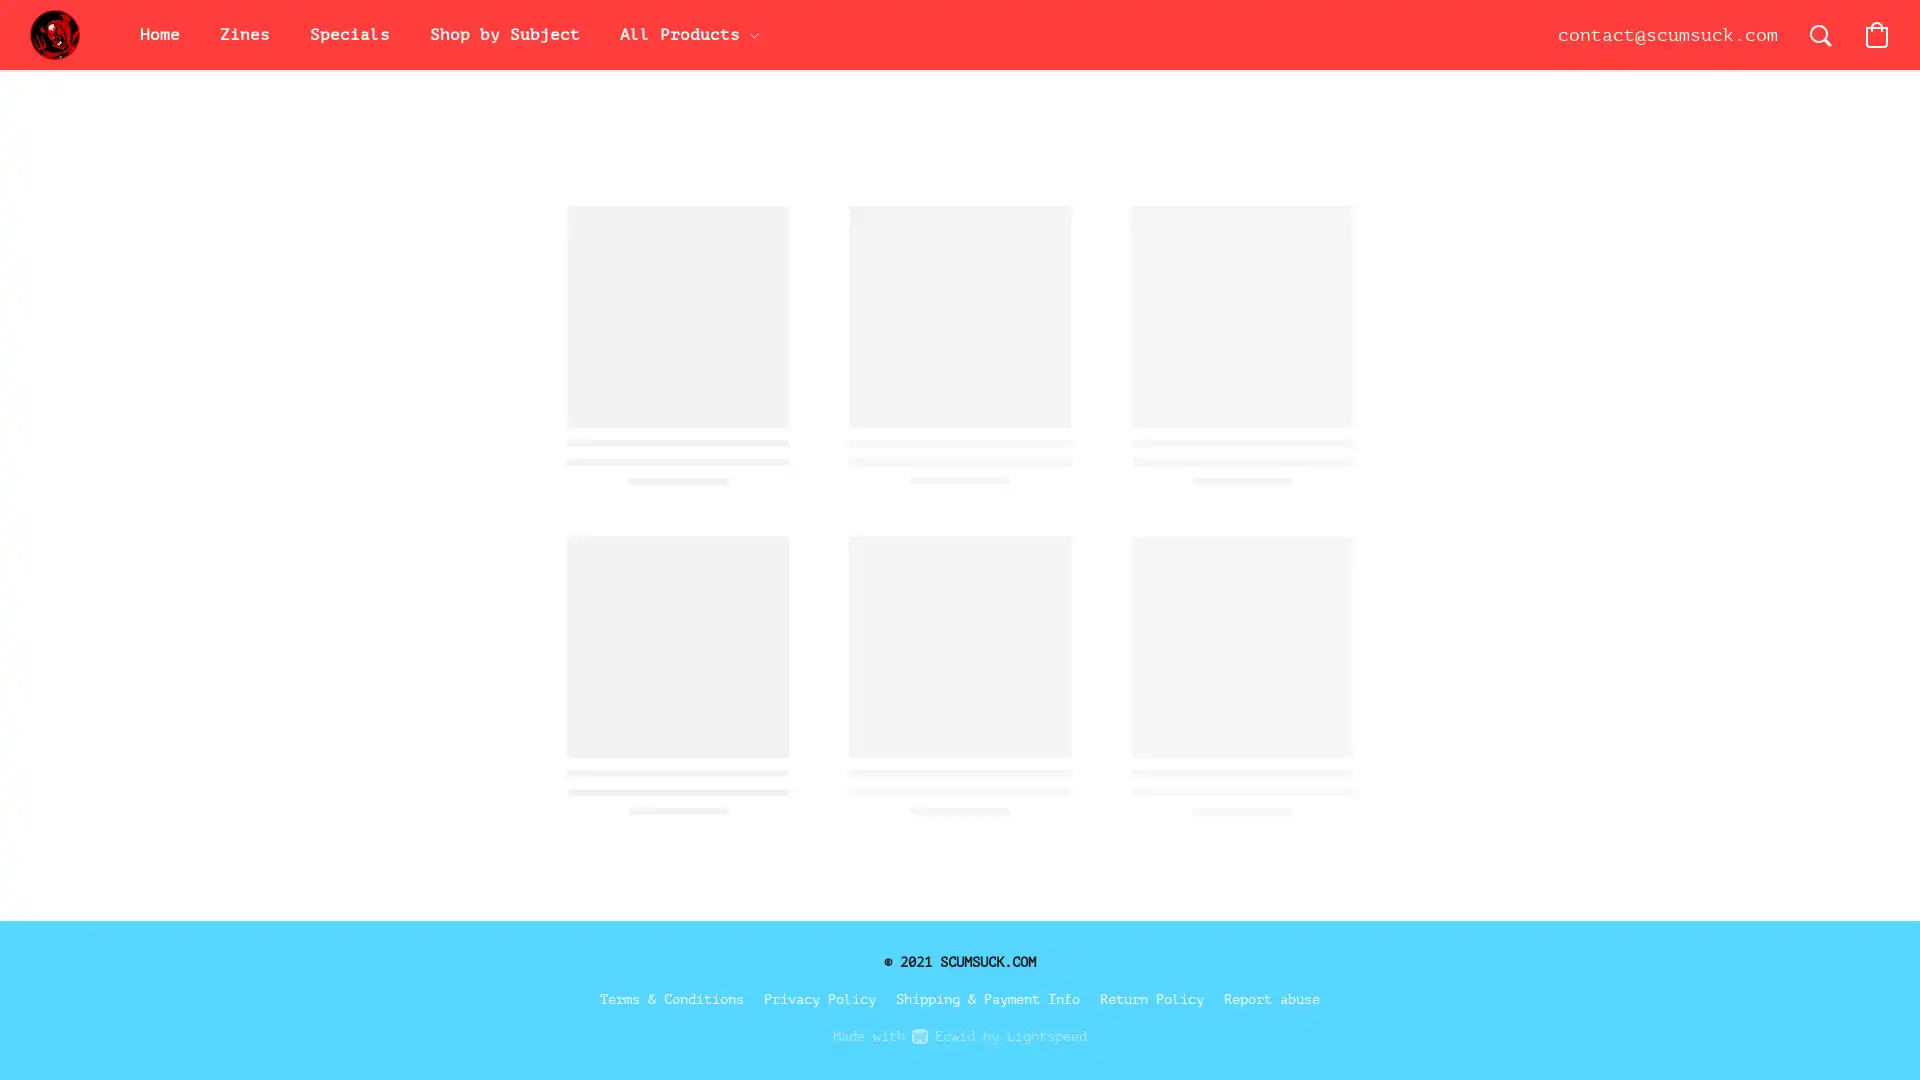 This screenshot has width=1920, height=1080. Describe the element at coordinates (1240, 871) in the screenshot. I see `Save this product for later` at that location.